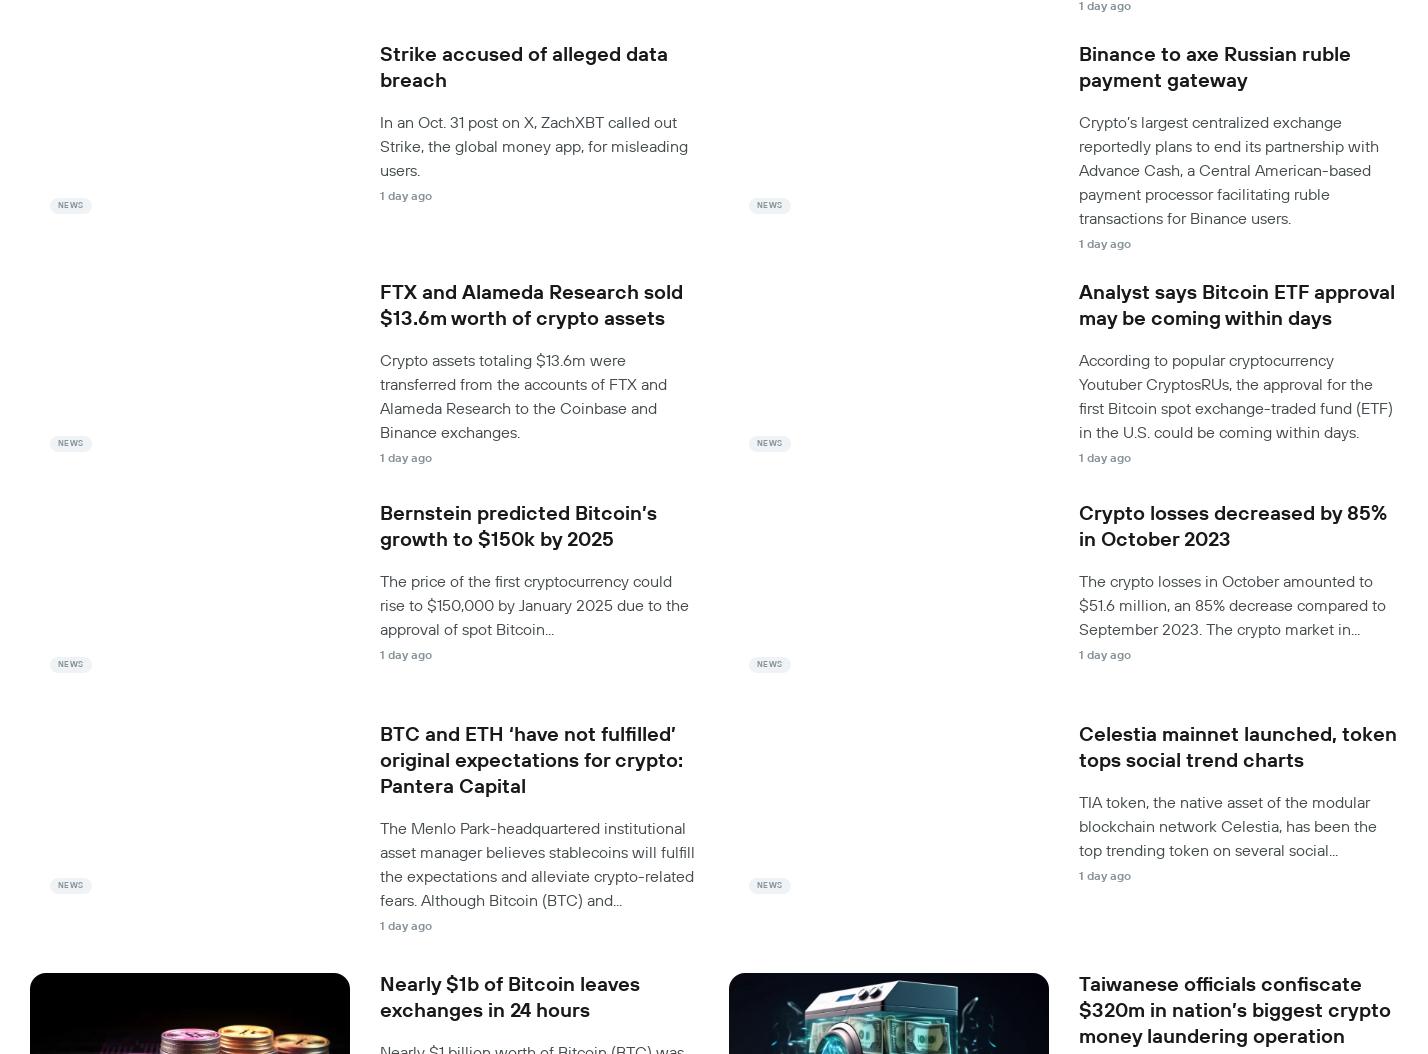 The width and height of the screenshot is (1428, 1054). I want to click on 'The price of the first cryptocurrency could rise to $150,000 by January 2025 due to the approval of spot Bitcoin...', so click(534, 603).